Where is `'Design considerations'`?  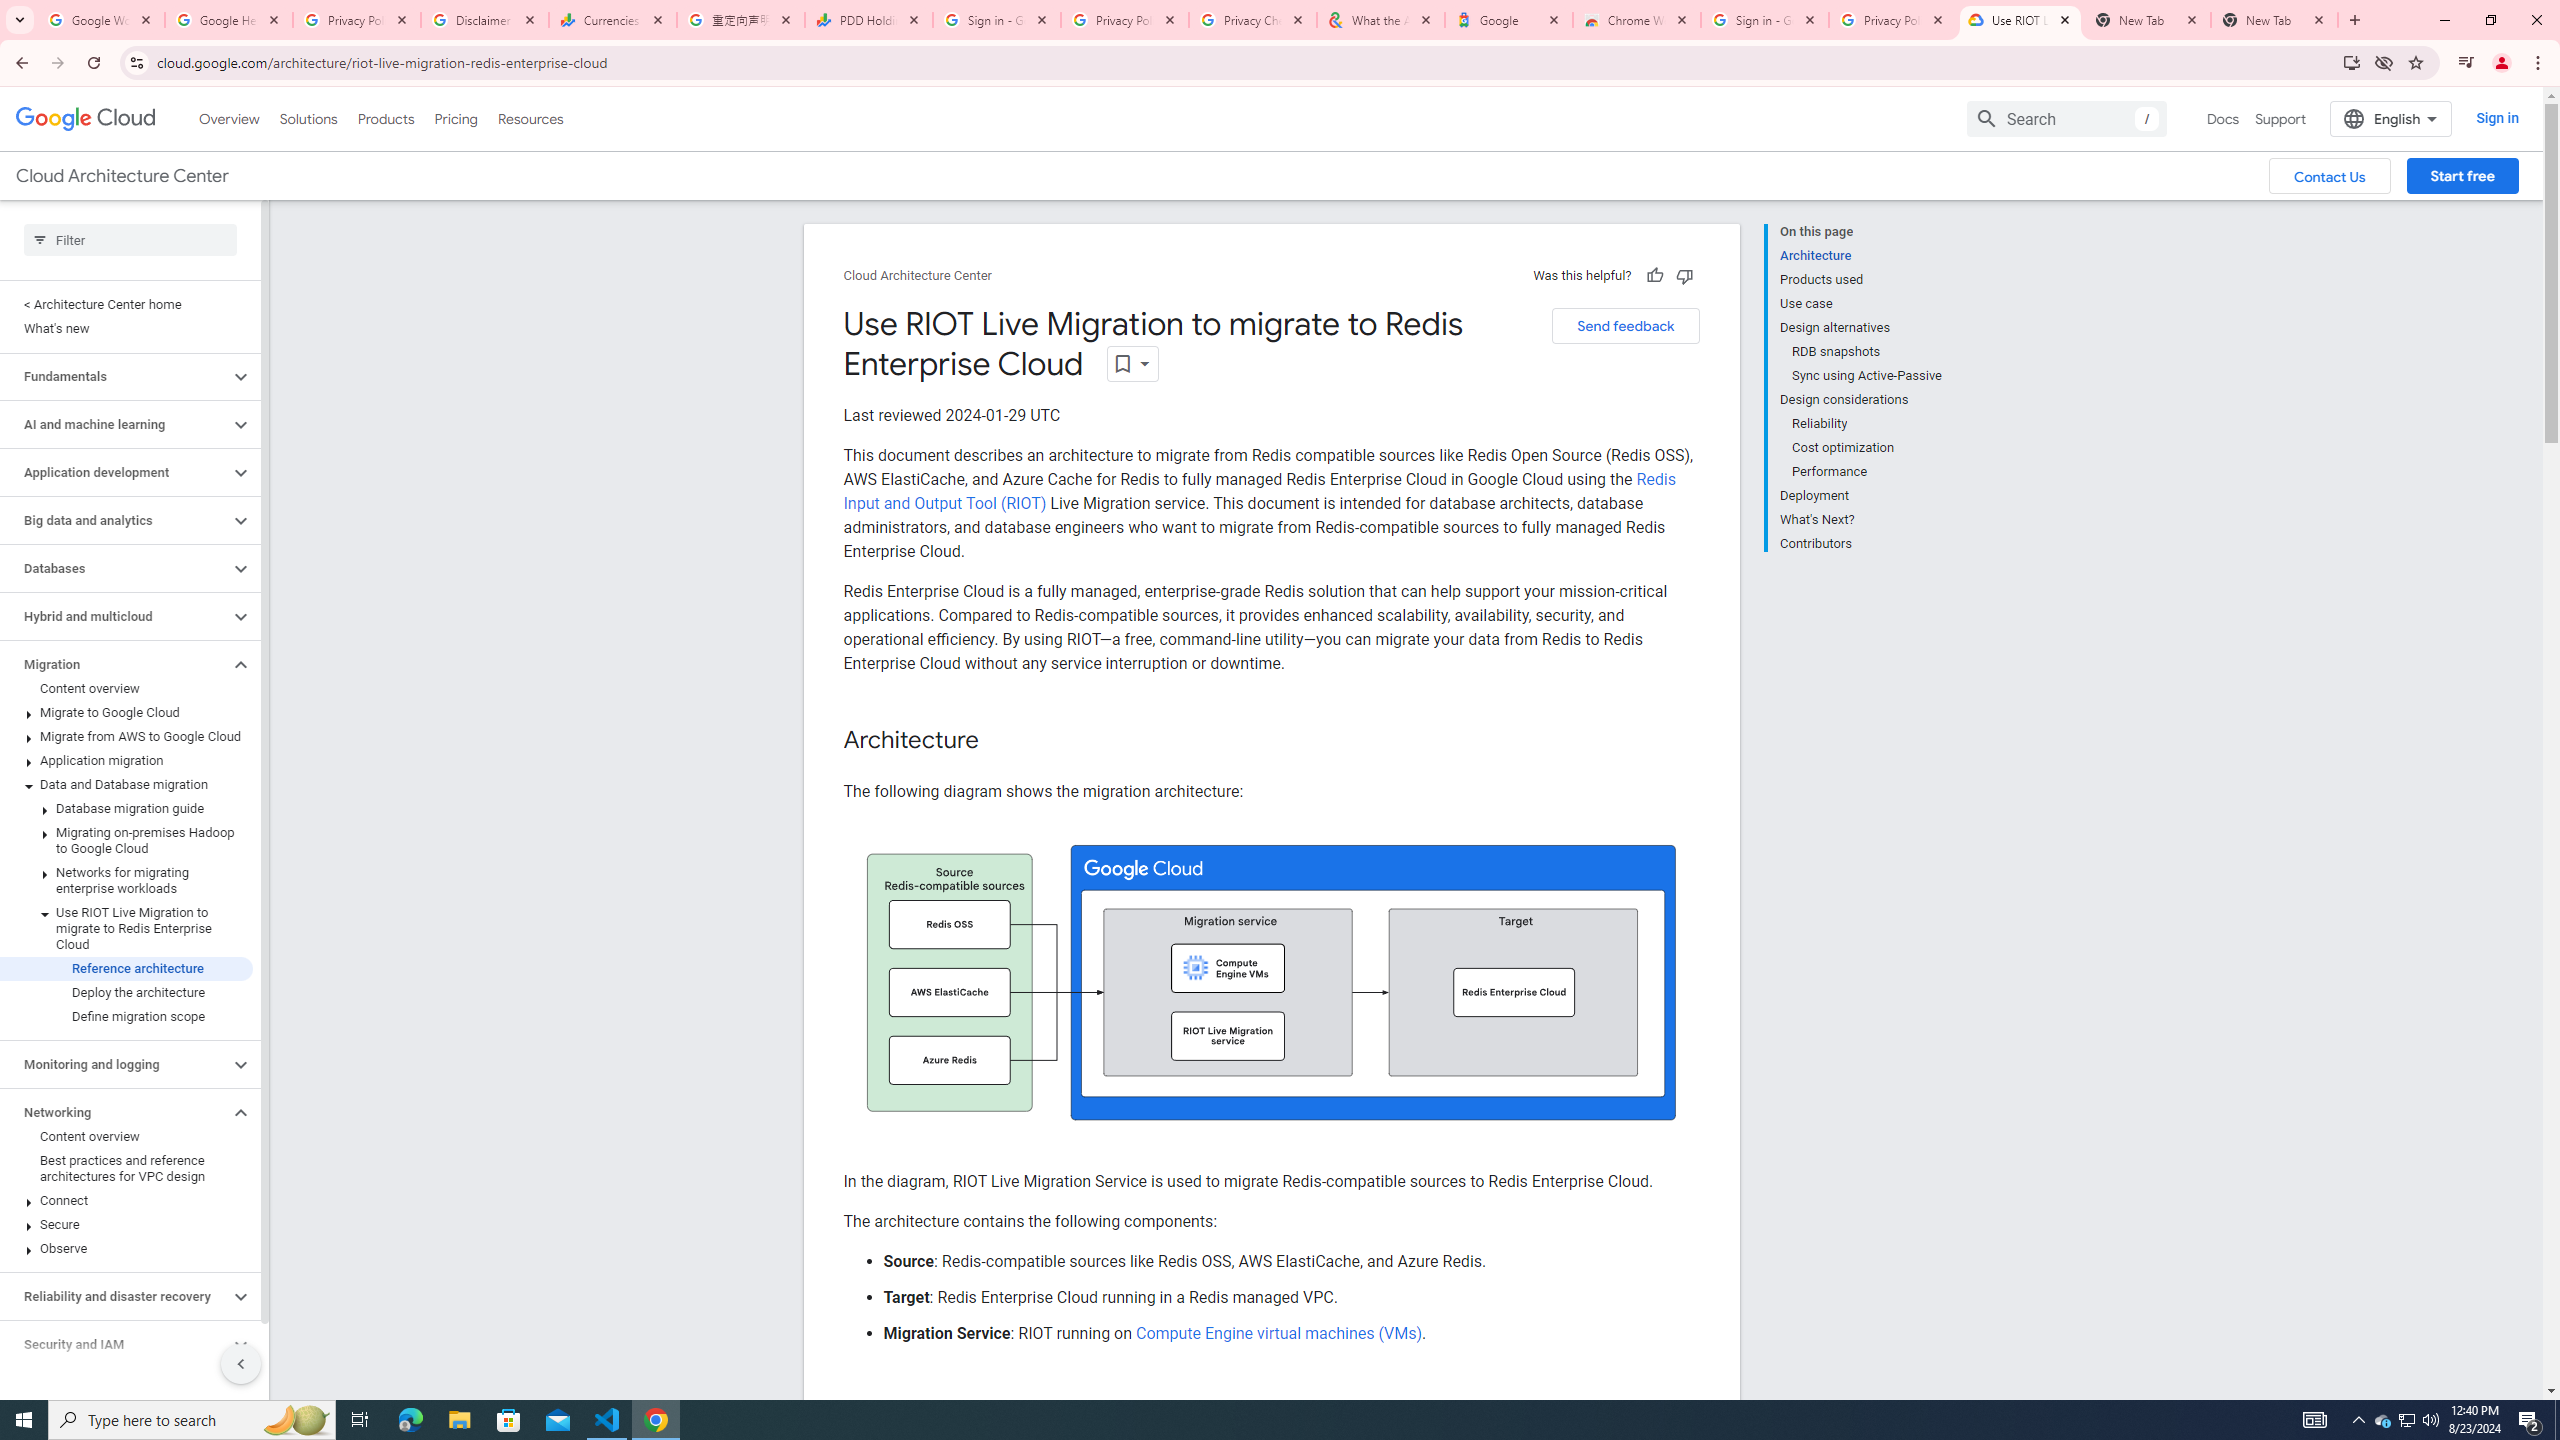 'Design considerations' is located at coordinates (1860, 398).